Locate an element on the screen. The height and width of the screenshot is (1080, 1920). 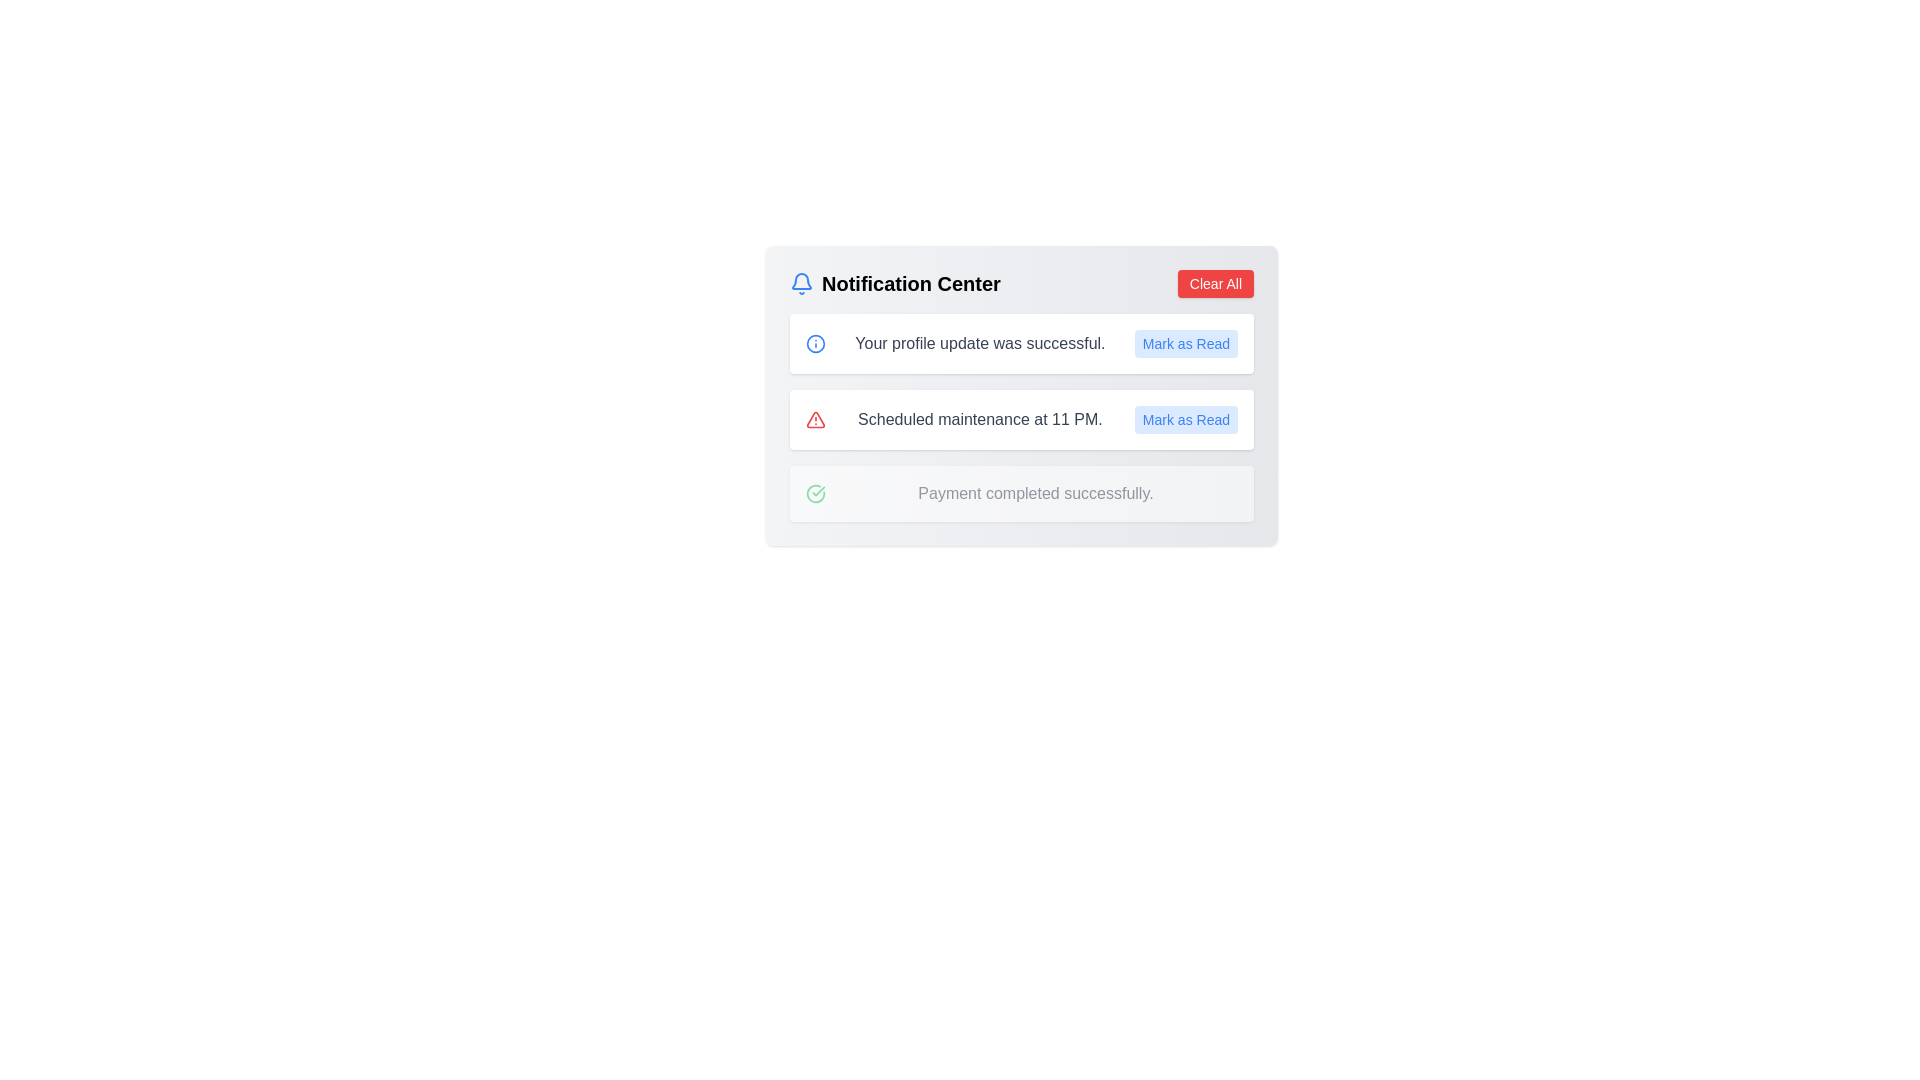
the blue bell-shaped notification icon located to the left of the 'Notification Center' text in the notifications panel is located at coordinates (801, 284).